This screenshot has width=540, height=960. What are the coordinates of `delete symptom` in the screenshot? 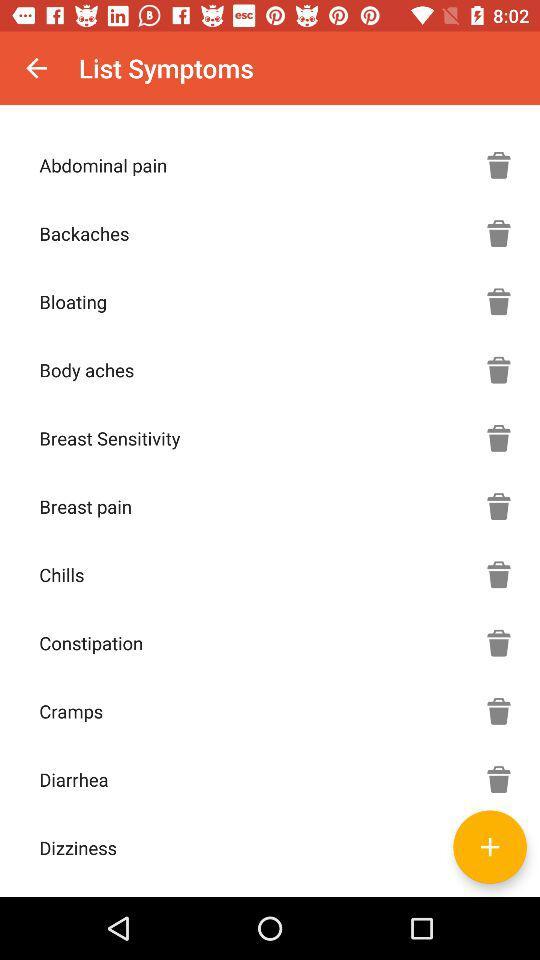 It's located at (498, 778).